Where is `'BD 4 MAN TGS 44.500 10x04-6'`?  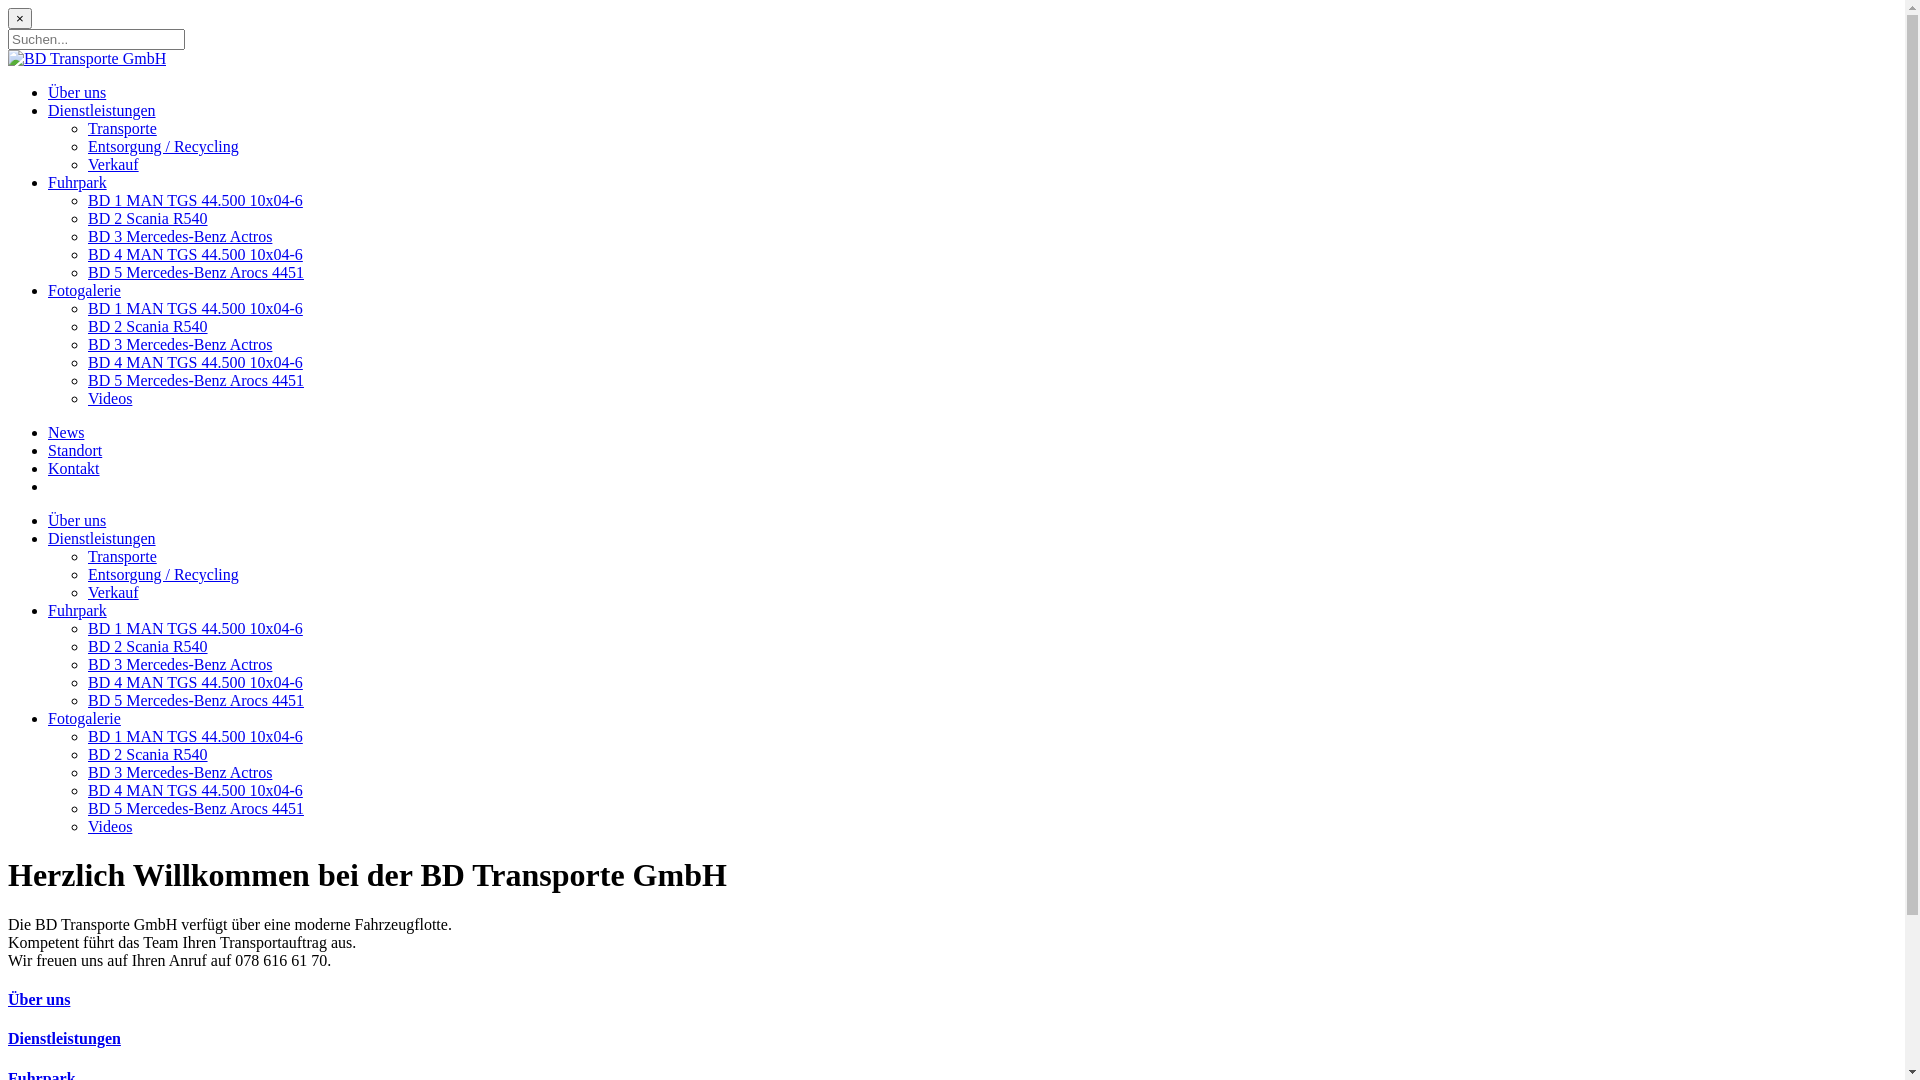 'BD 4 MAN TGS 44.500 10x04-6' is located at coordinates (195, 789).